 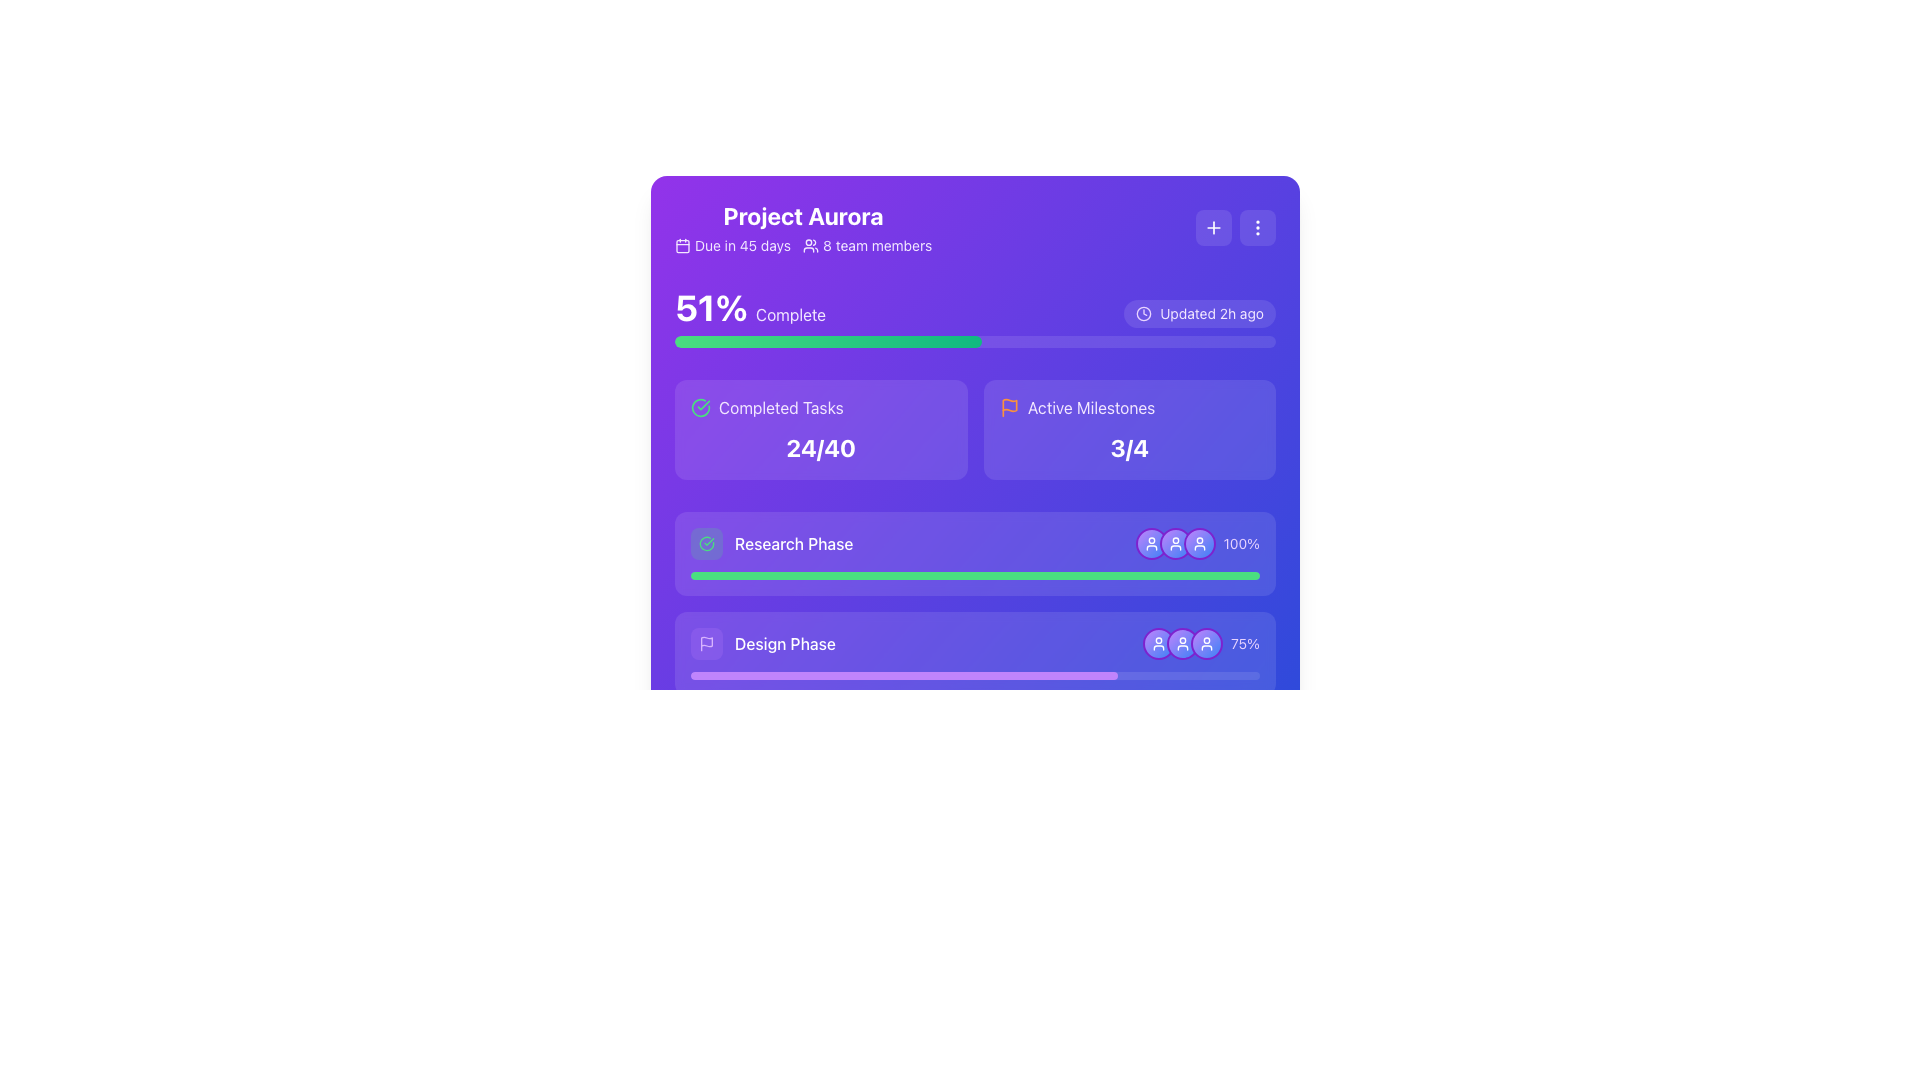 I want to click on the 'Research Phase' text label, which indicates the current phase of the project and is positioned above its corresponding progress bar, so click(x=793, y=543).